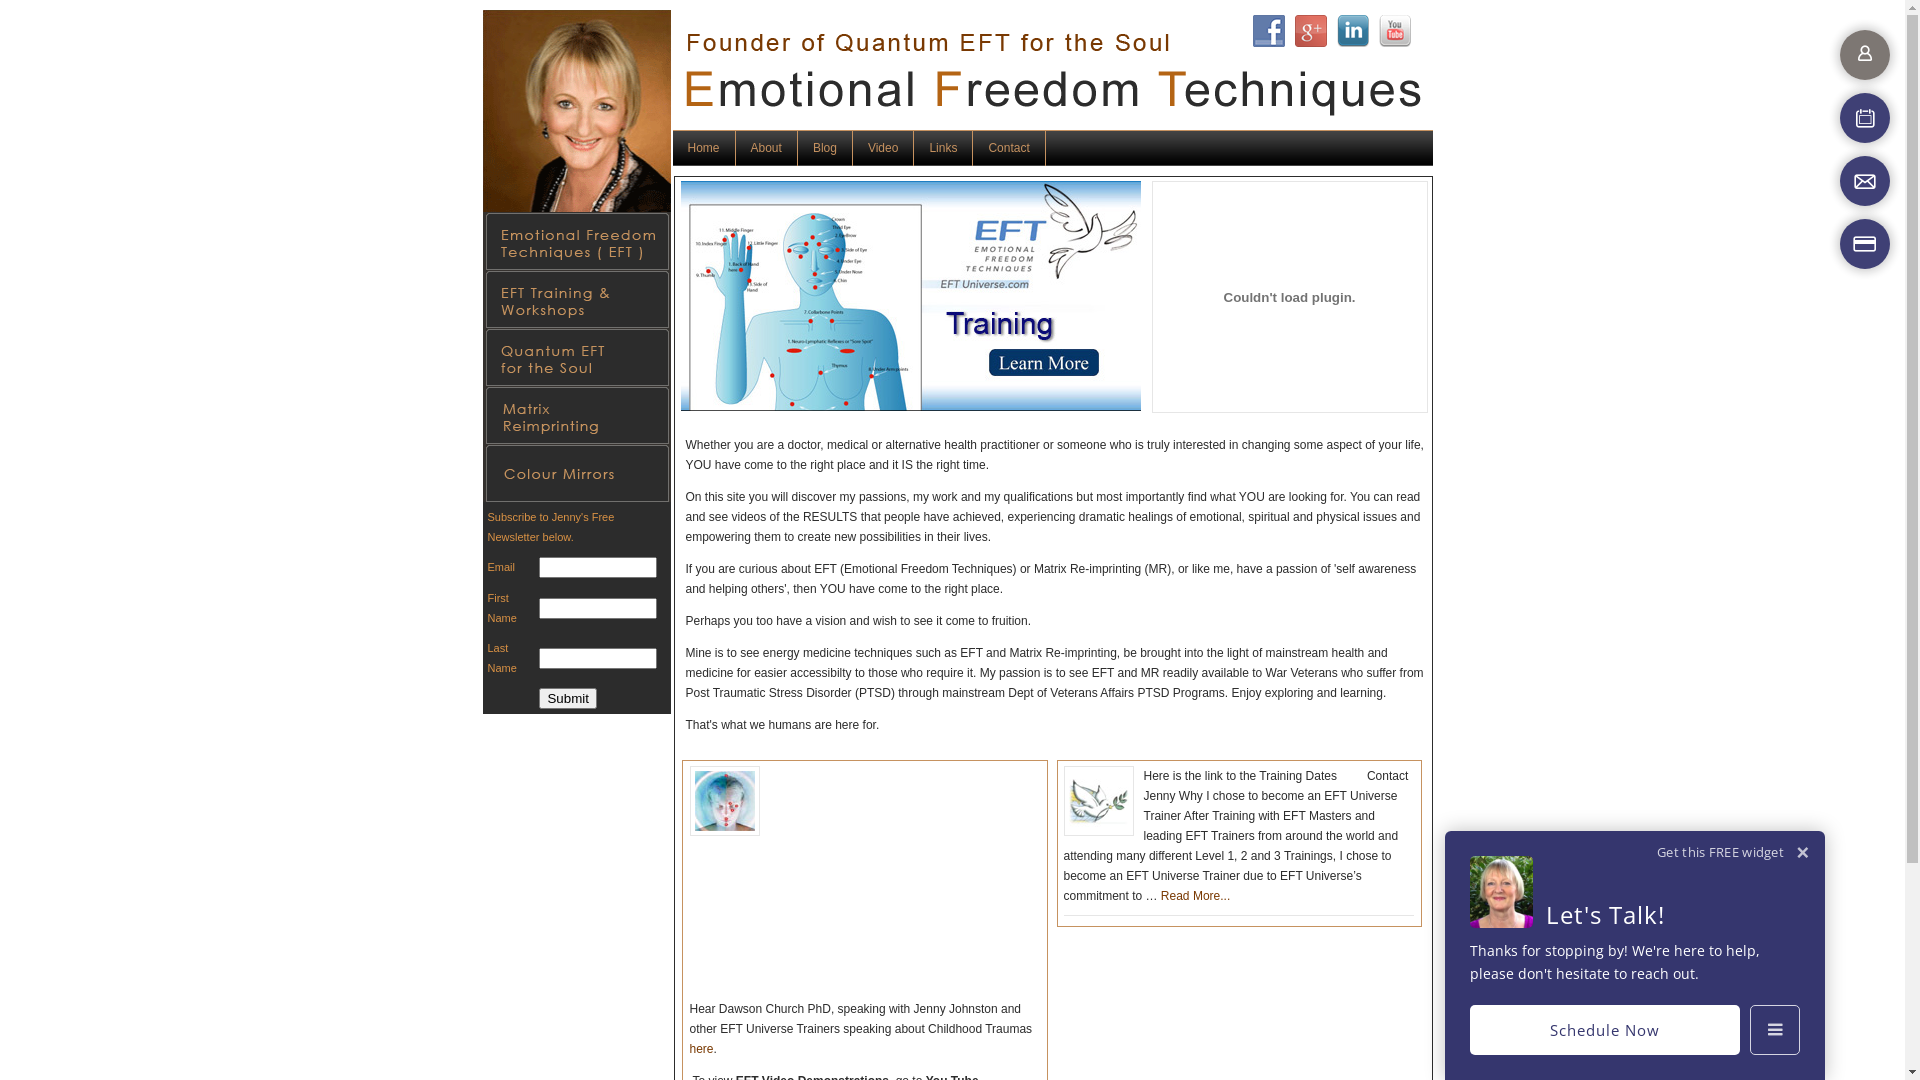 The height and width of the screenshot is (1080, 1920). I want to click on 'Links', so click(942, 147).